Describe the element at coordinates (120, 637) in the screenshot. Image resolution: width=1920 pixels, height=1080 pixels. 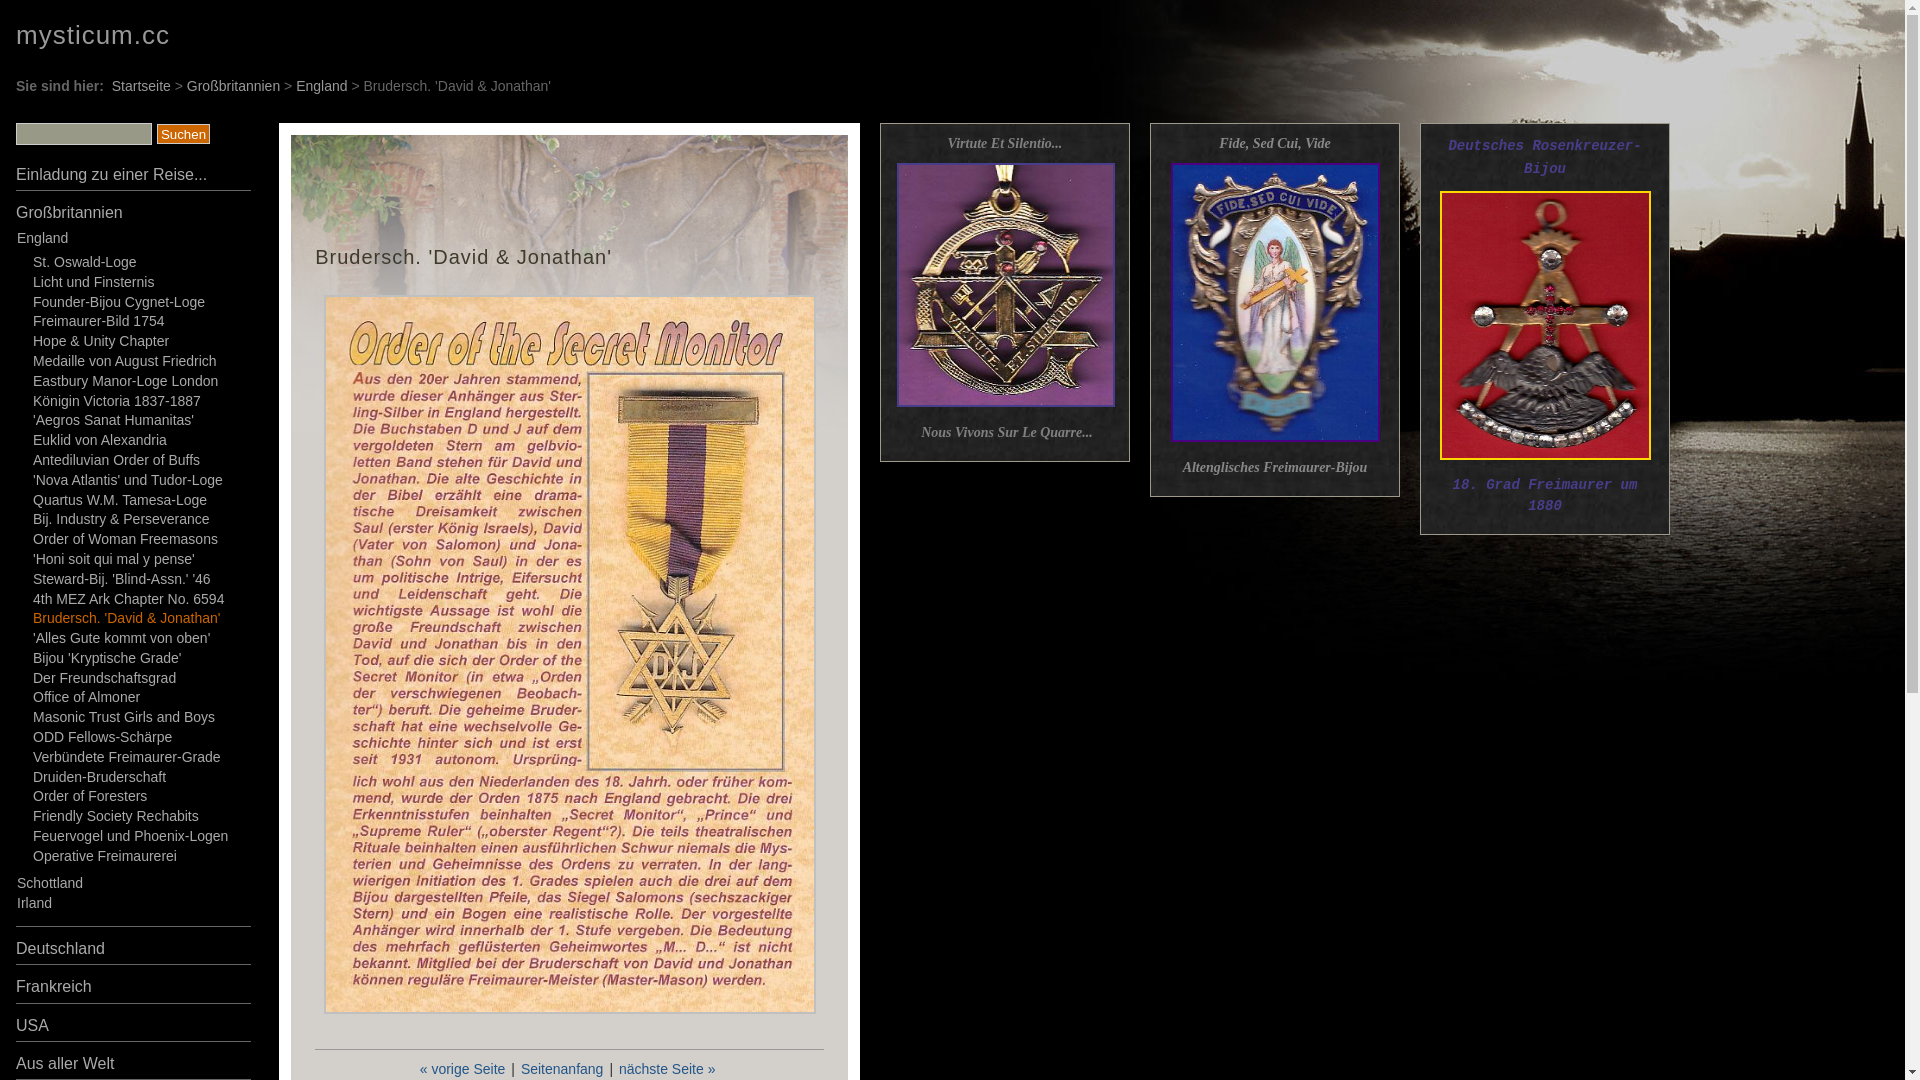
I see `''Alles Gute kommt von oben''` at that location.